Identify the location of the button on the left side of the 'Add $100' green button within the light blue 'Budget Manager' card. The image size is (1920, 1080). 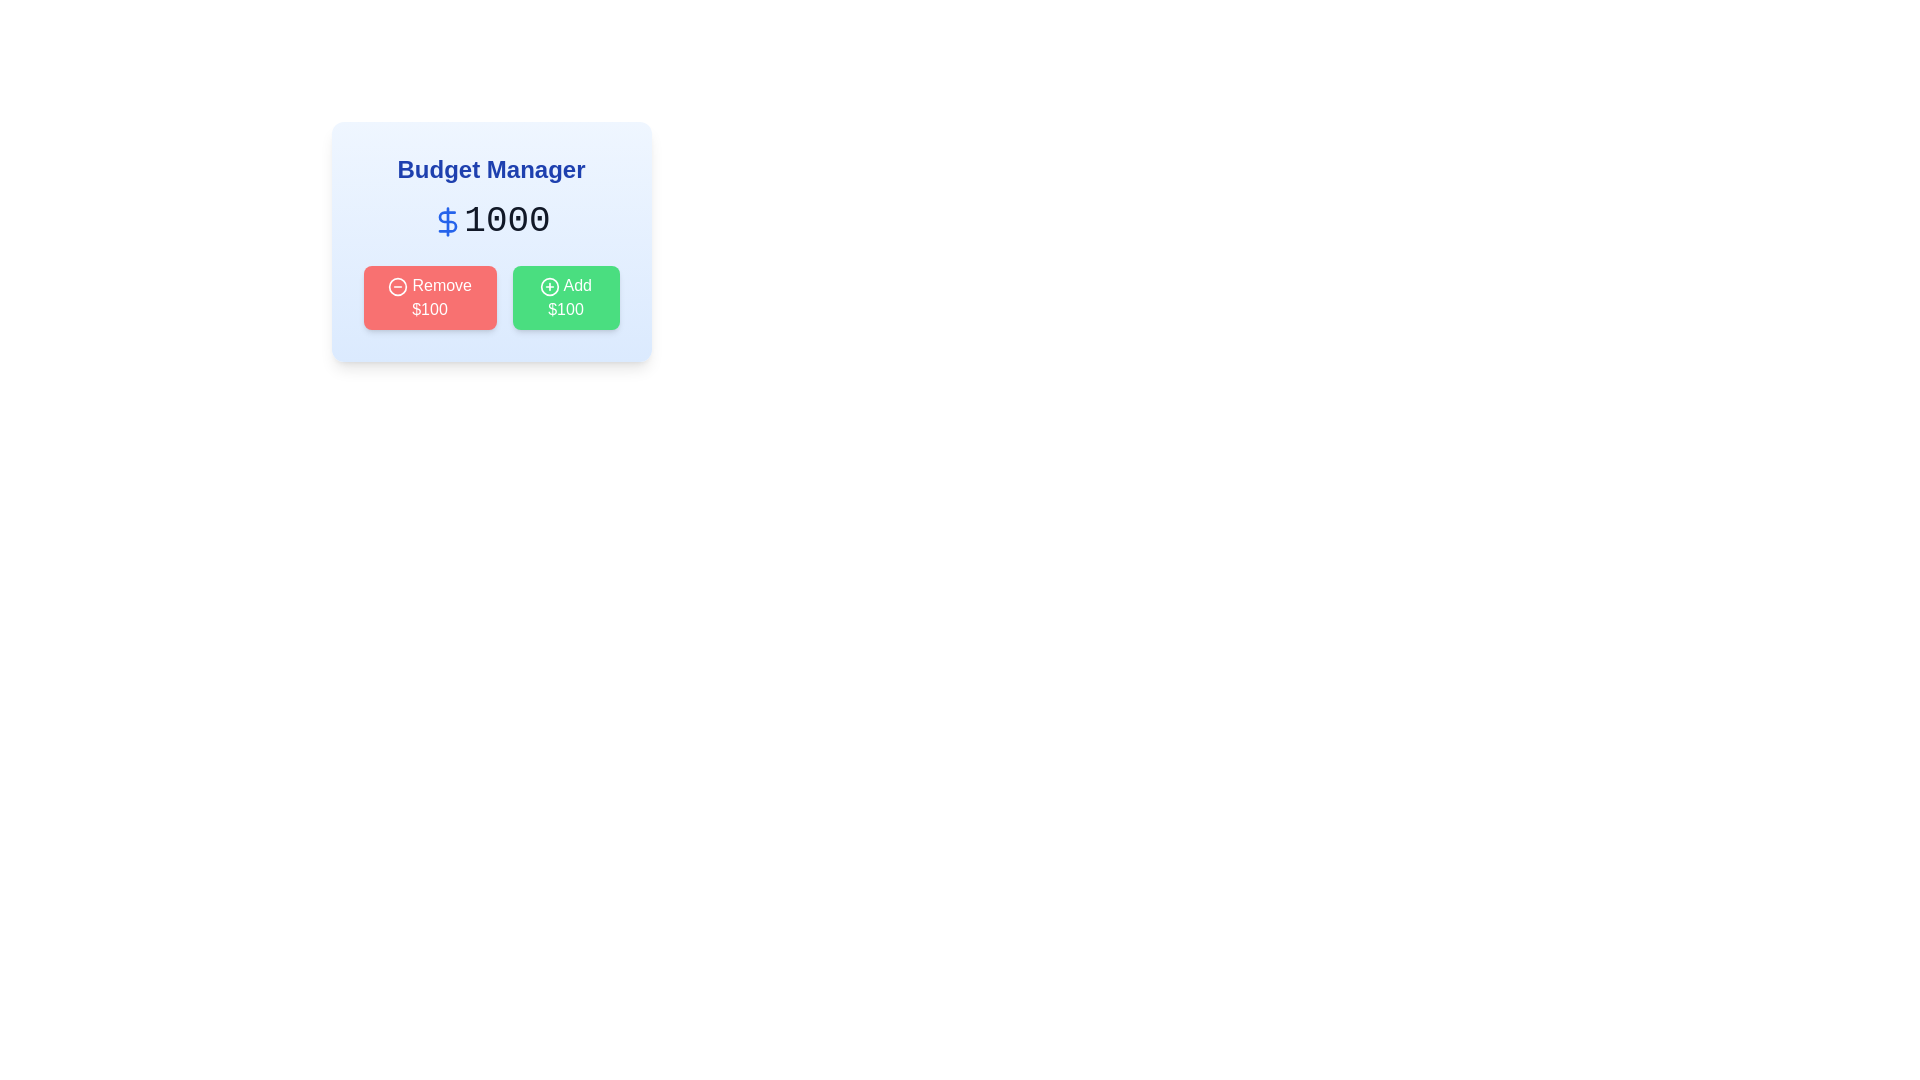
(429, 297).